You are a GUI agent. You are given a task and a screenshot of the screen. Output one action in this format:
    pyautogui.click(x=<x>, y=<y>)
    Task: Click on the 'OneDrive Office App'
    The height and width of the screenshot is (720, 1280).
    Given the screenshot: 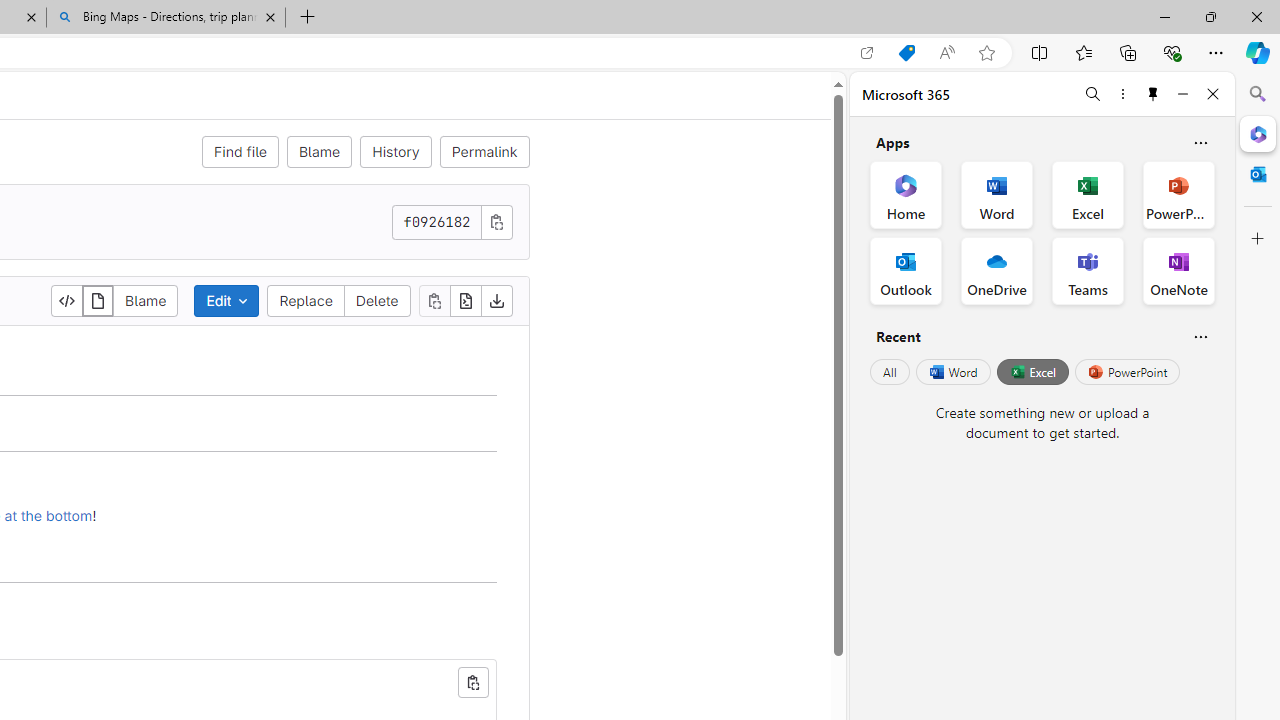 What is the action you would take?
    pyautogui.click(x=997, y=271)
    